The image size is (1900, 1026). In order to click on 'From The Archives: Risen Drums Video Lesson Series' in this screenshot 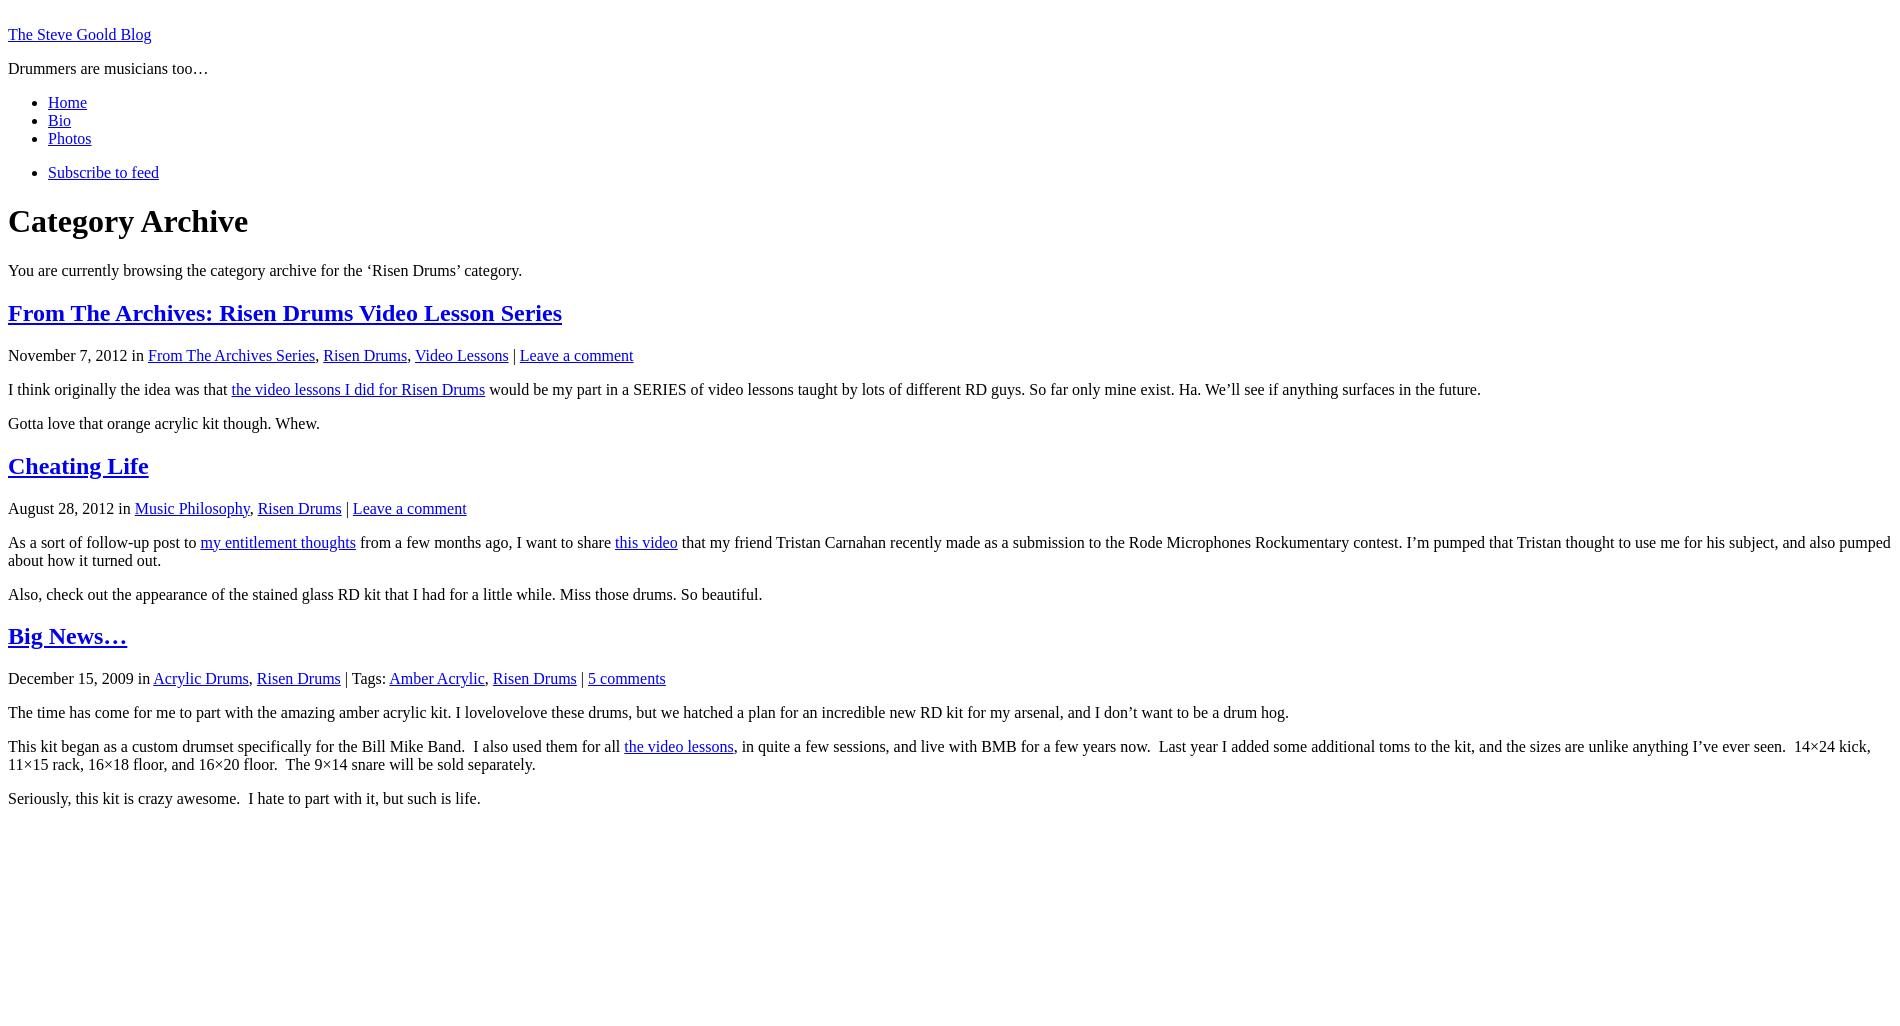, I will do `click(284, 312)`.